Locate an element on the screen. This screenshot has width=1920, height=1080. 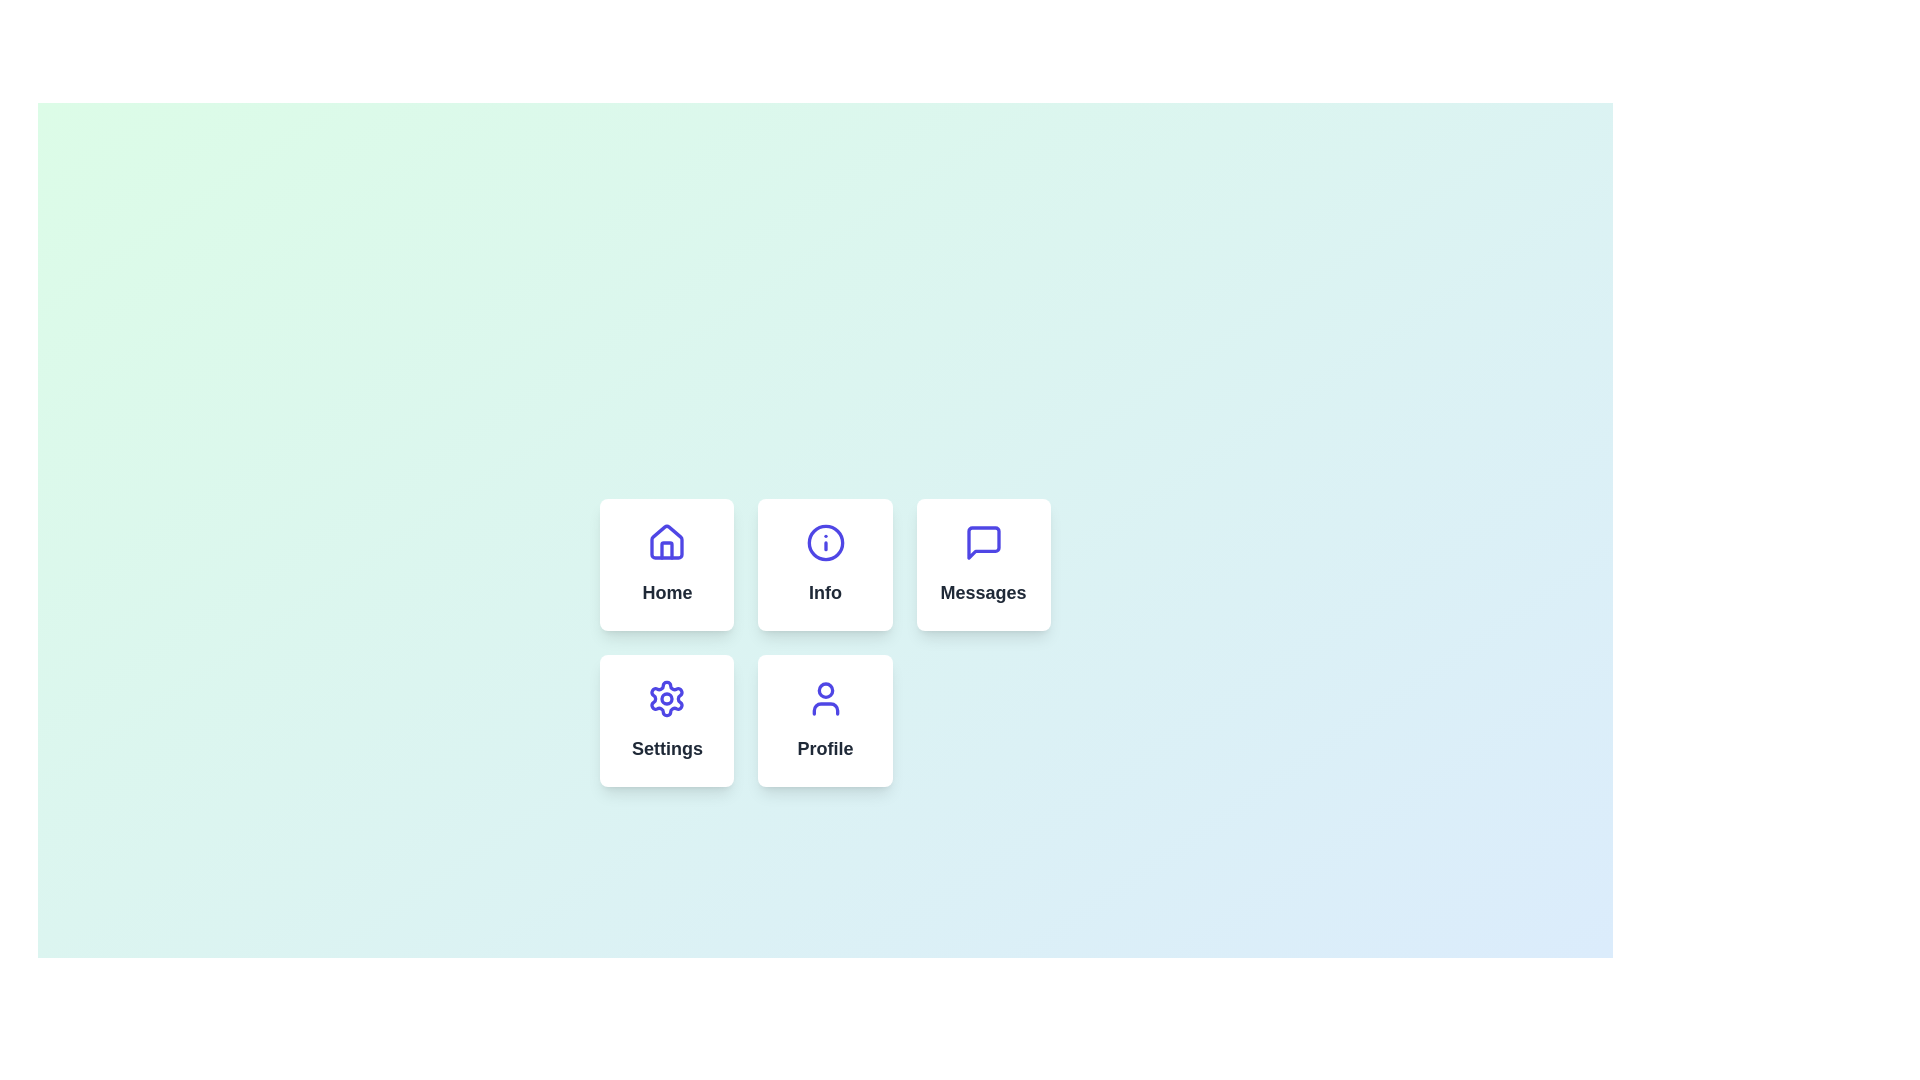
the 'Profile' label, which is a medium-sized, bold, black text in a sans-serif font, located near the lower-right of the centered grid of selectable cards is located at coordinates (825, 748).